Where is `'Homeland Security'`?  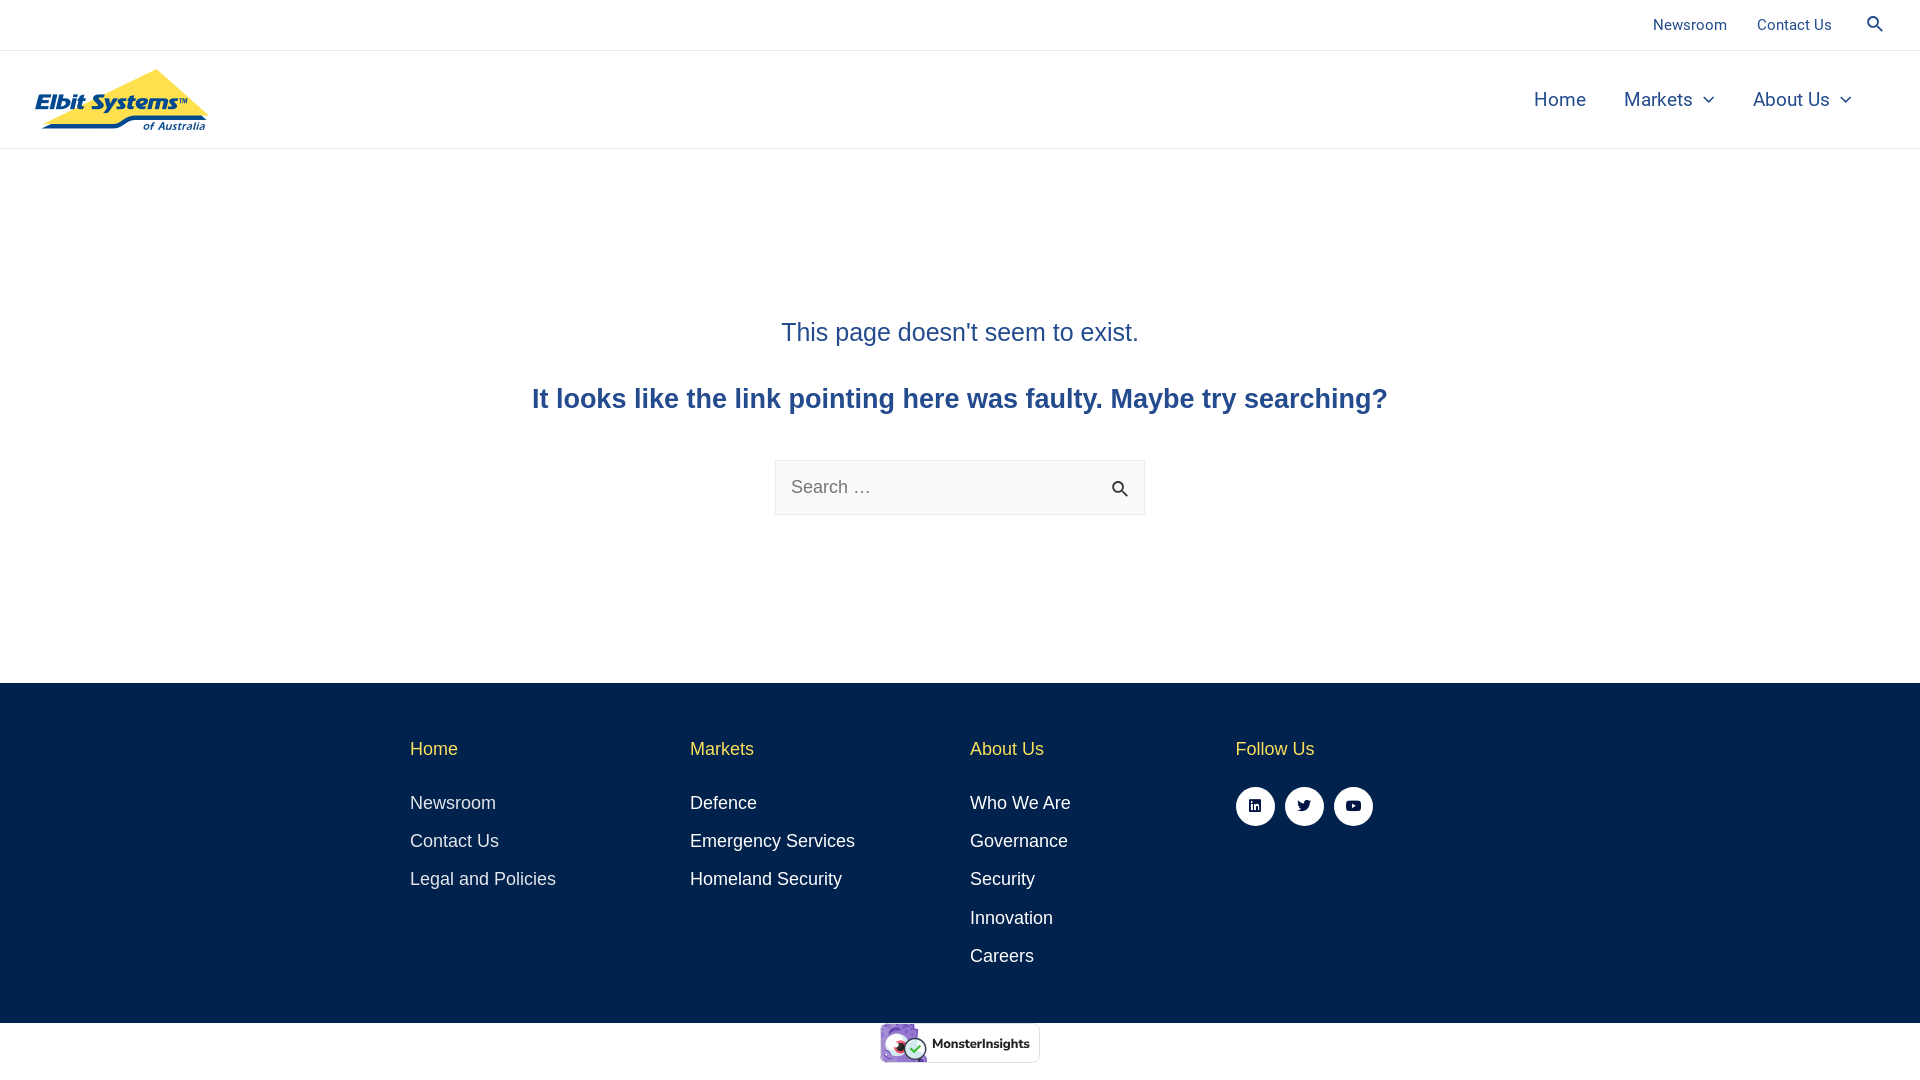 'Homeland Security' is located at coordinates (820, 878).